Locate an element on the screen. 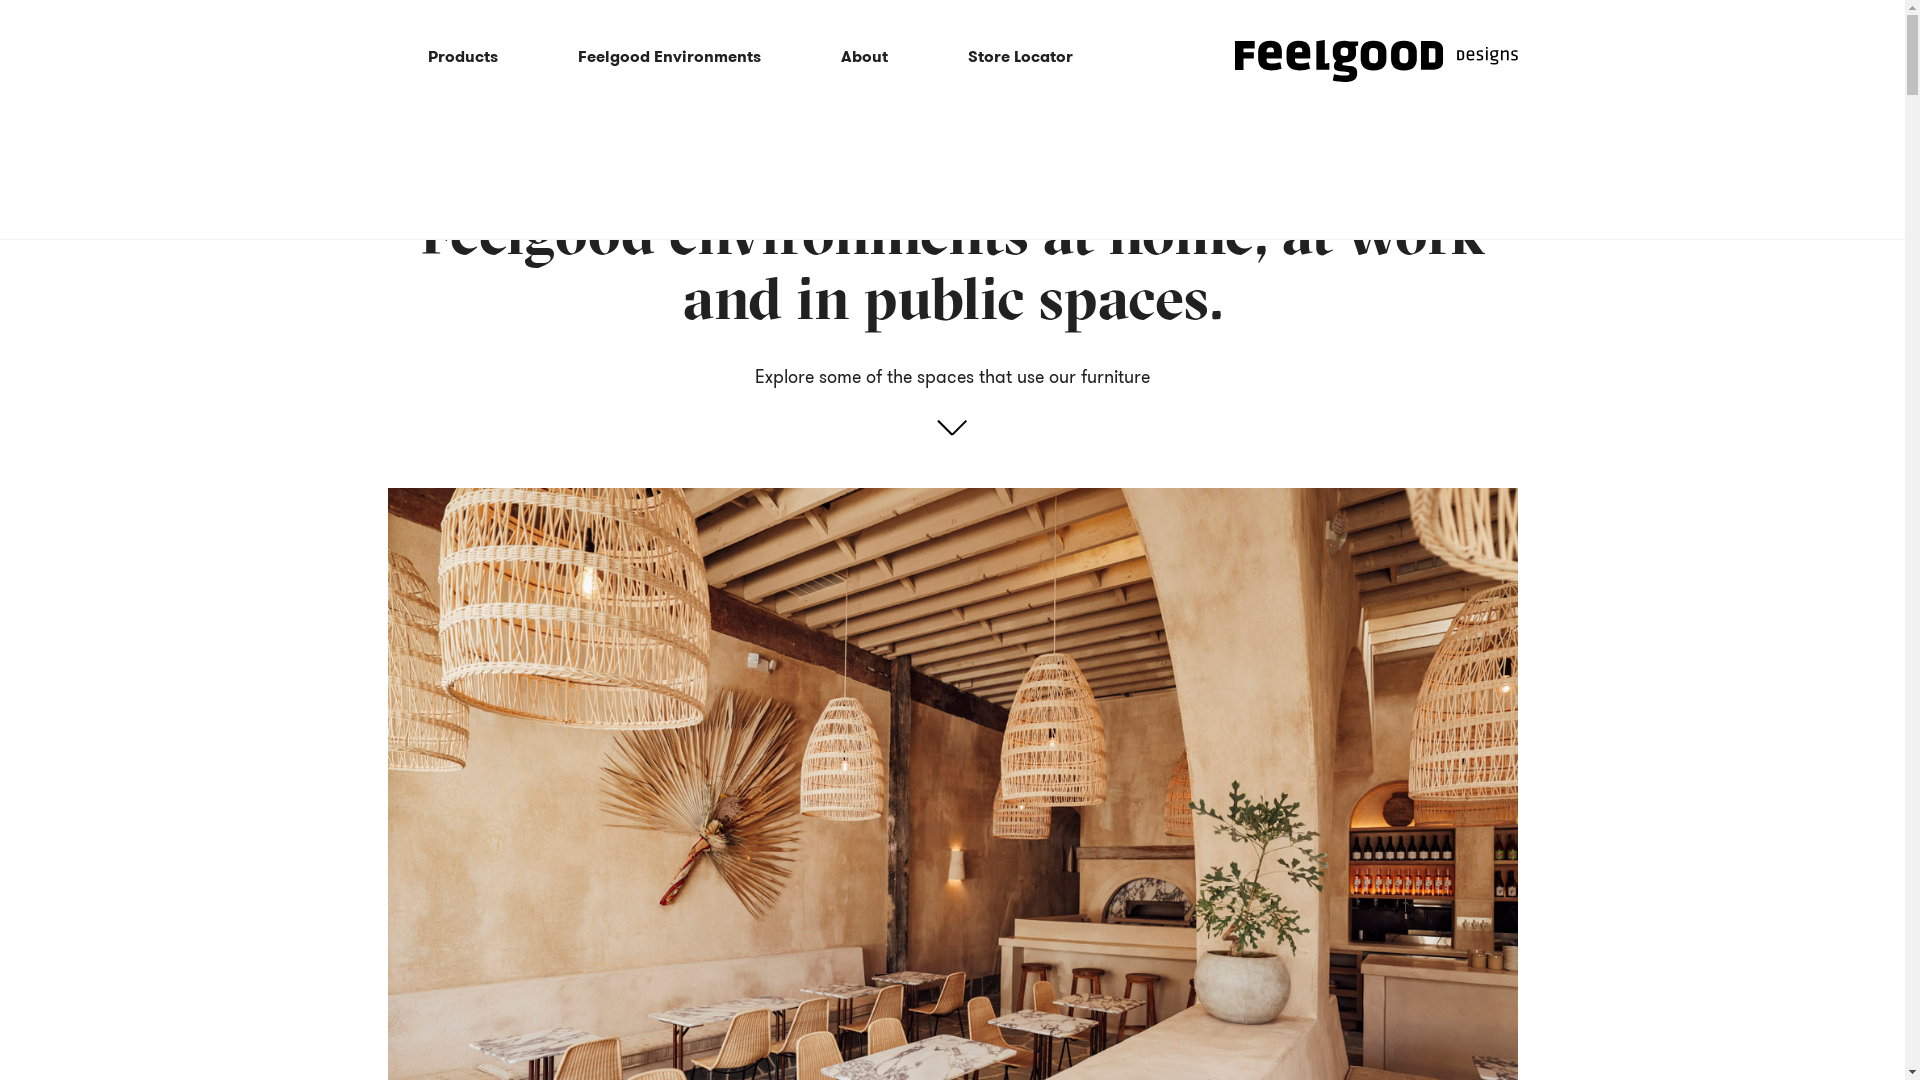  'Store Locator' is located at coordinates (1020, 56).